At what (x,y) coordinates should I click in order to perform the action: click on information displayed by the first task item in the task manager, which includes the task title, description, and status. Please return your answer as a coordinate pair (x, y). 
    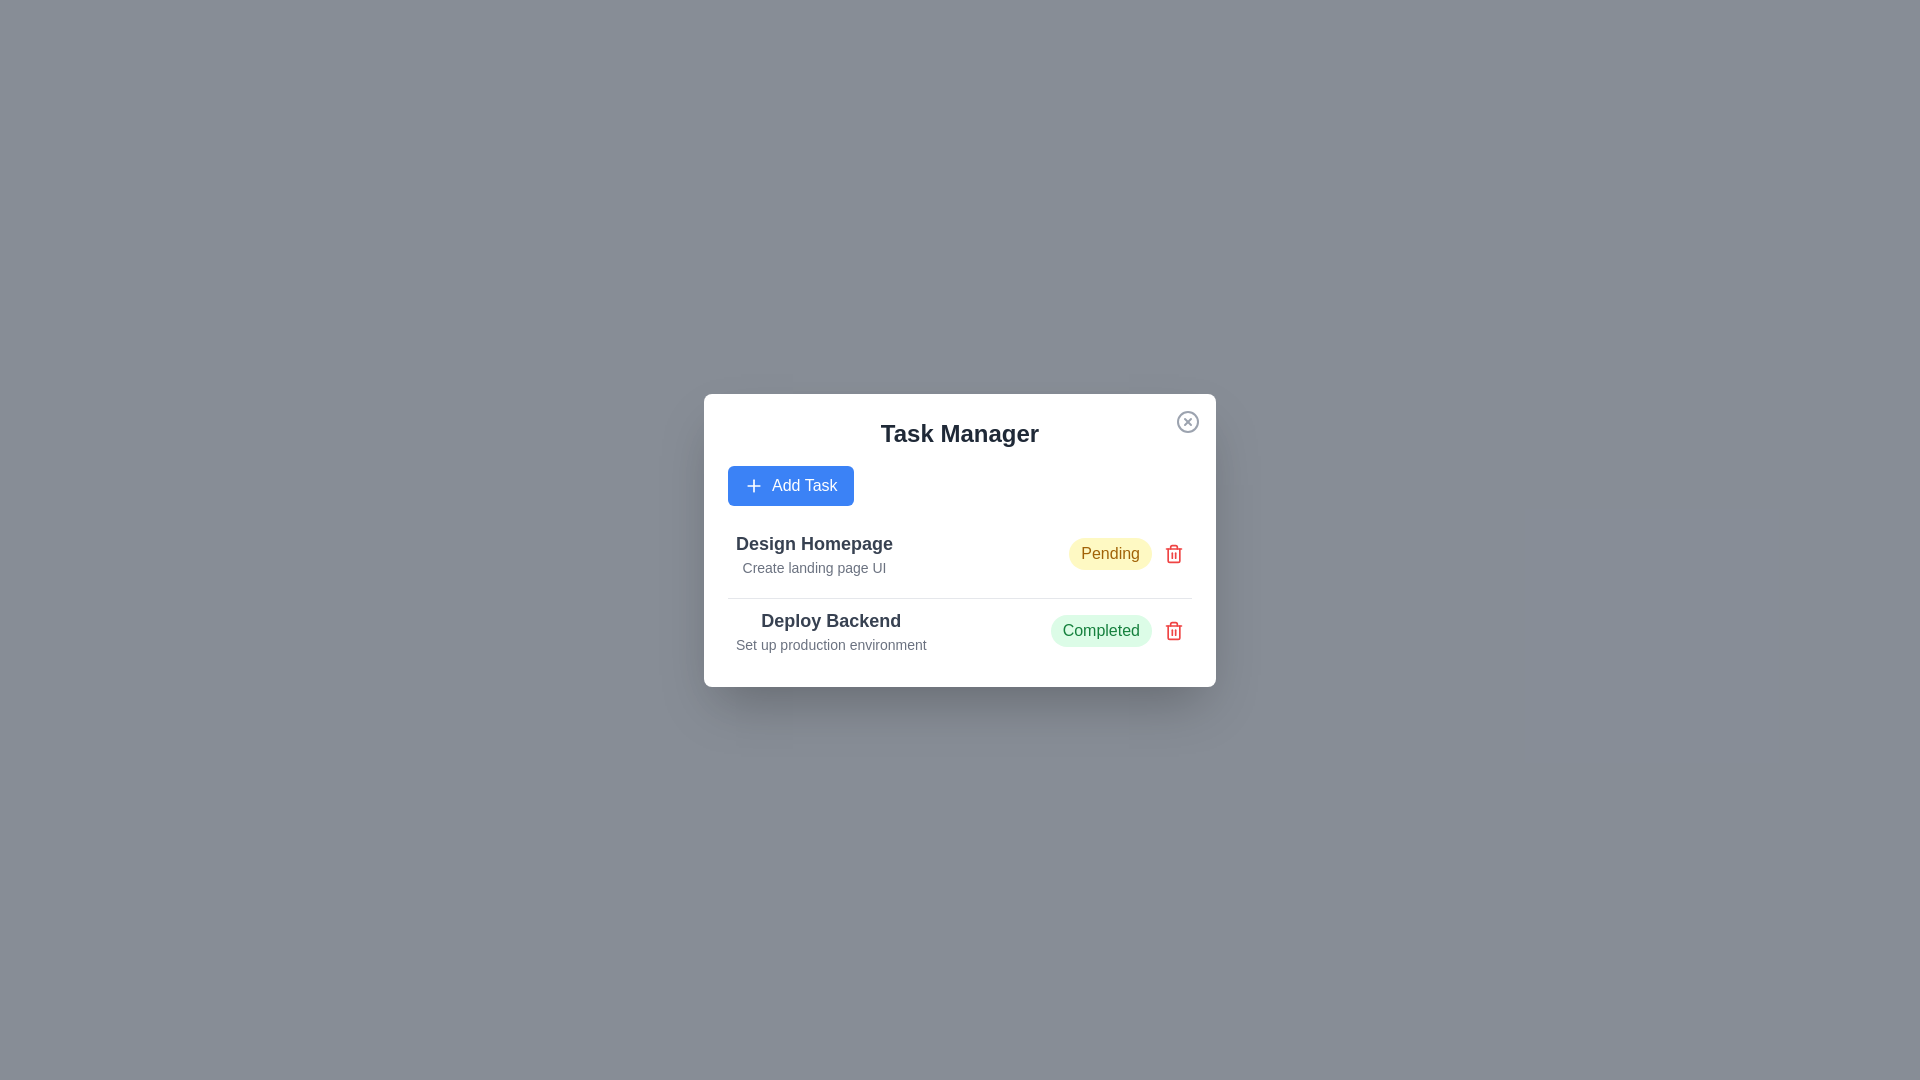
    Looking at the image, I should click on (960, 553).